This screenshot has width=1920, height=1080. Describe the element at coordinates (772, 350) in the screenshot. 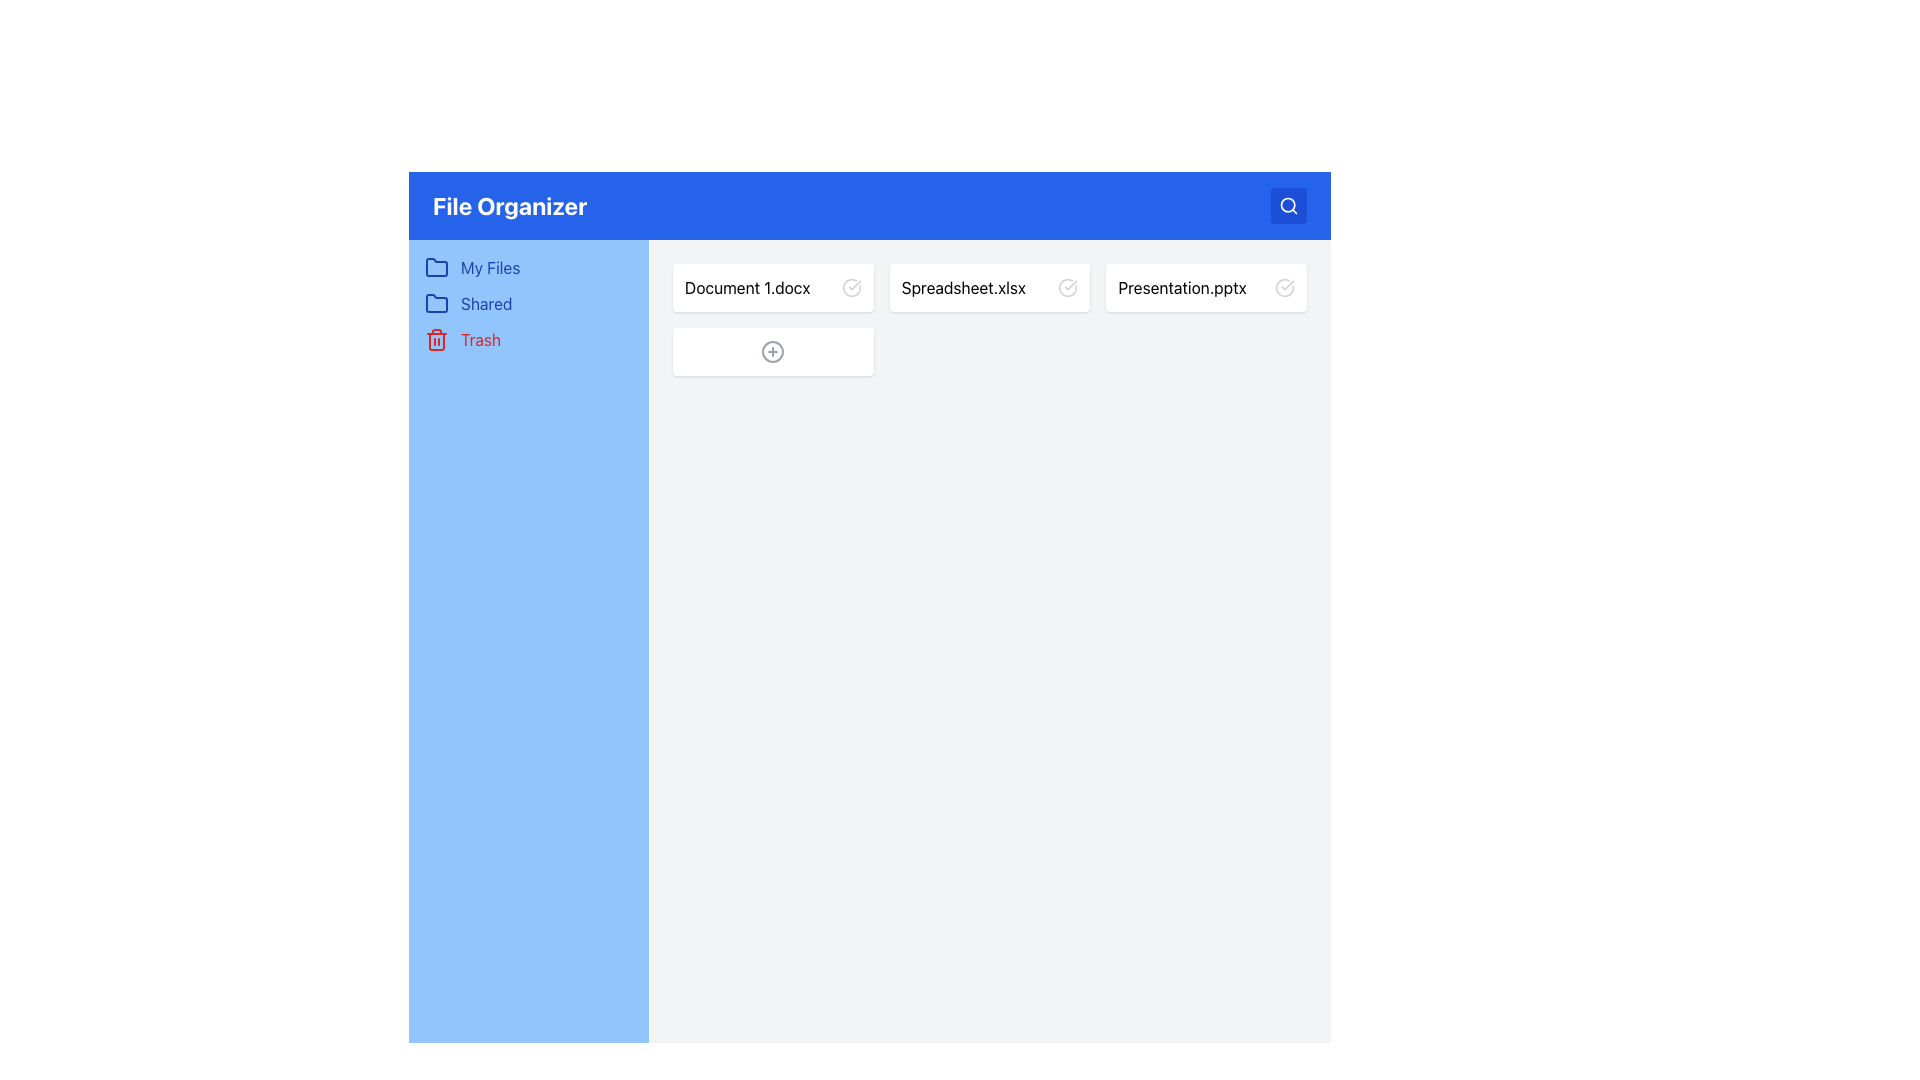

I see `the interactive button located below the first column containing 'Document 1.docx'` at that location.